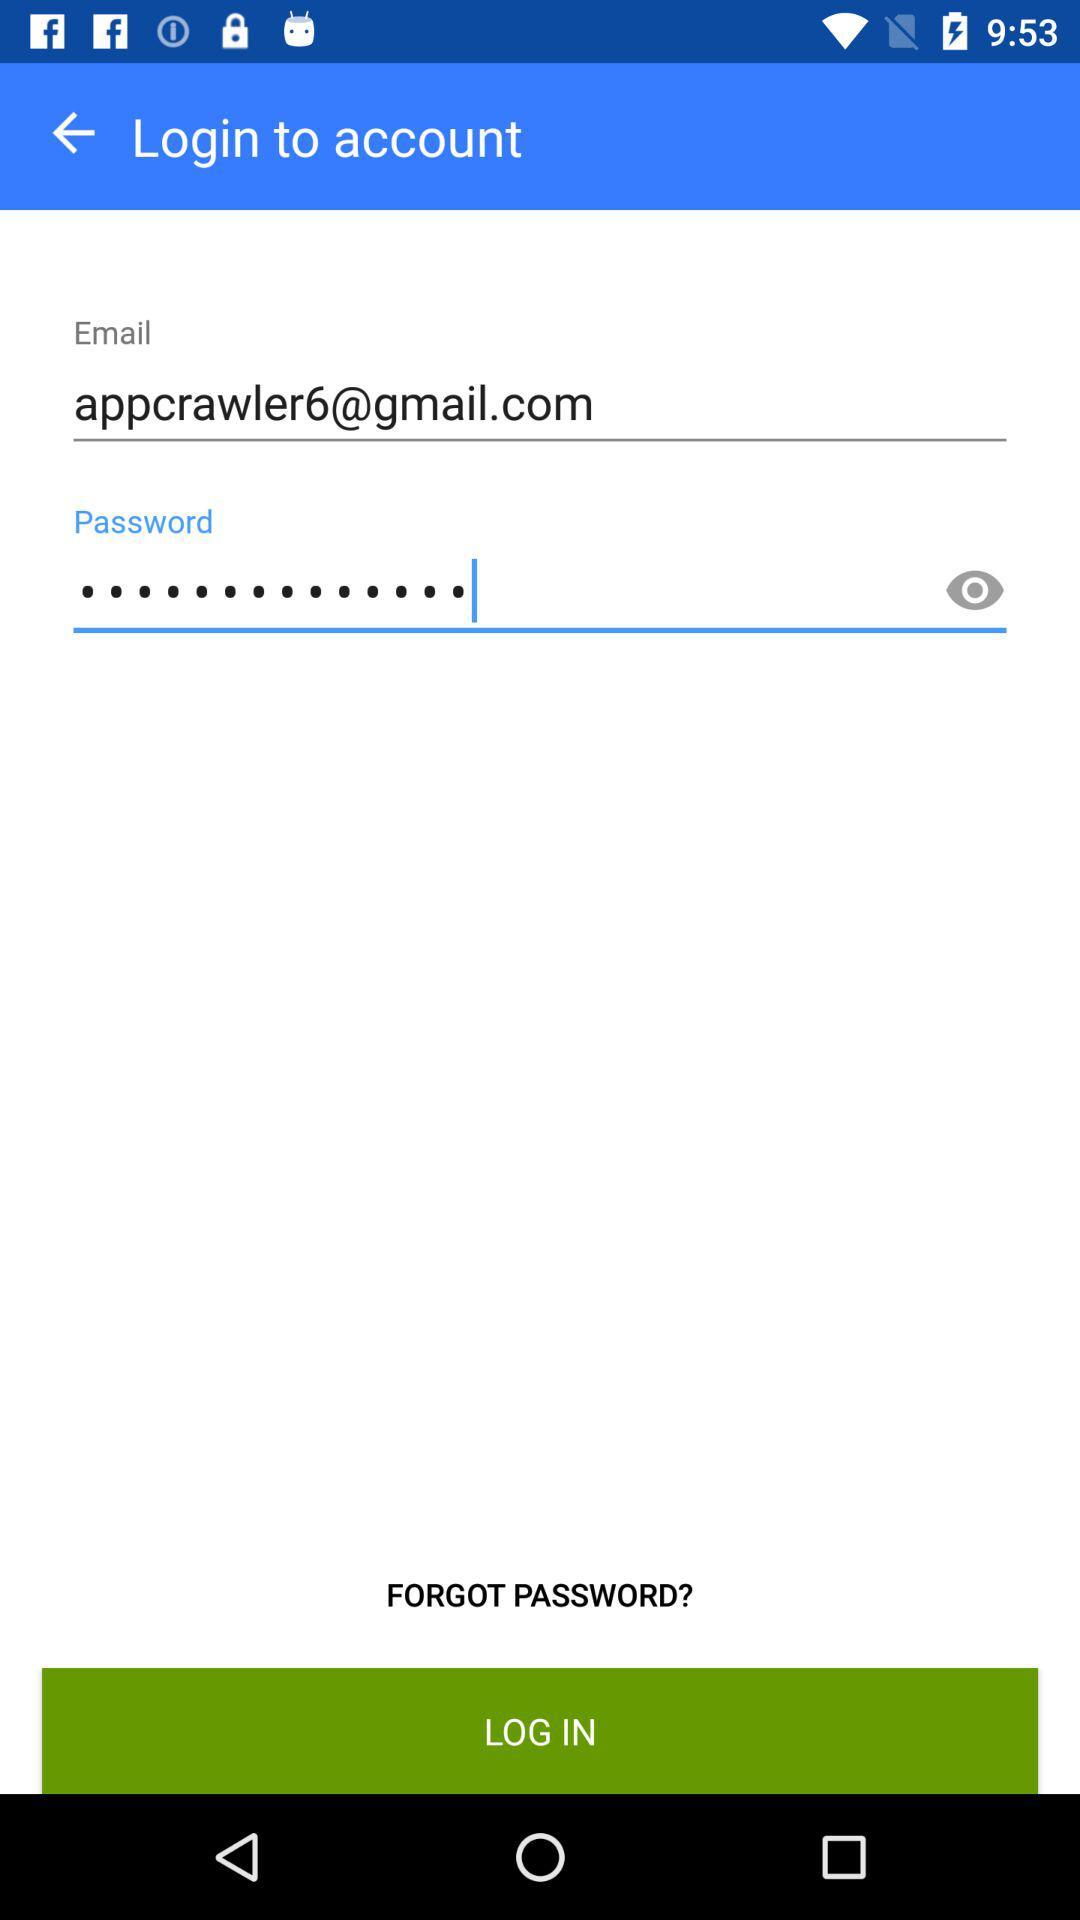  Describe the element at coordinates (974, 590) in the screenshot. I see `the icon above the log in` at that location.